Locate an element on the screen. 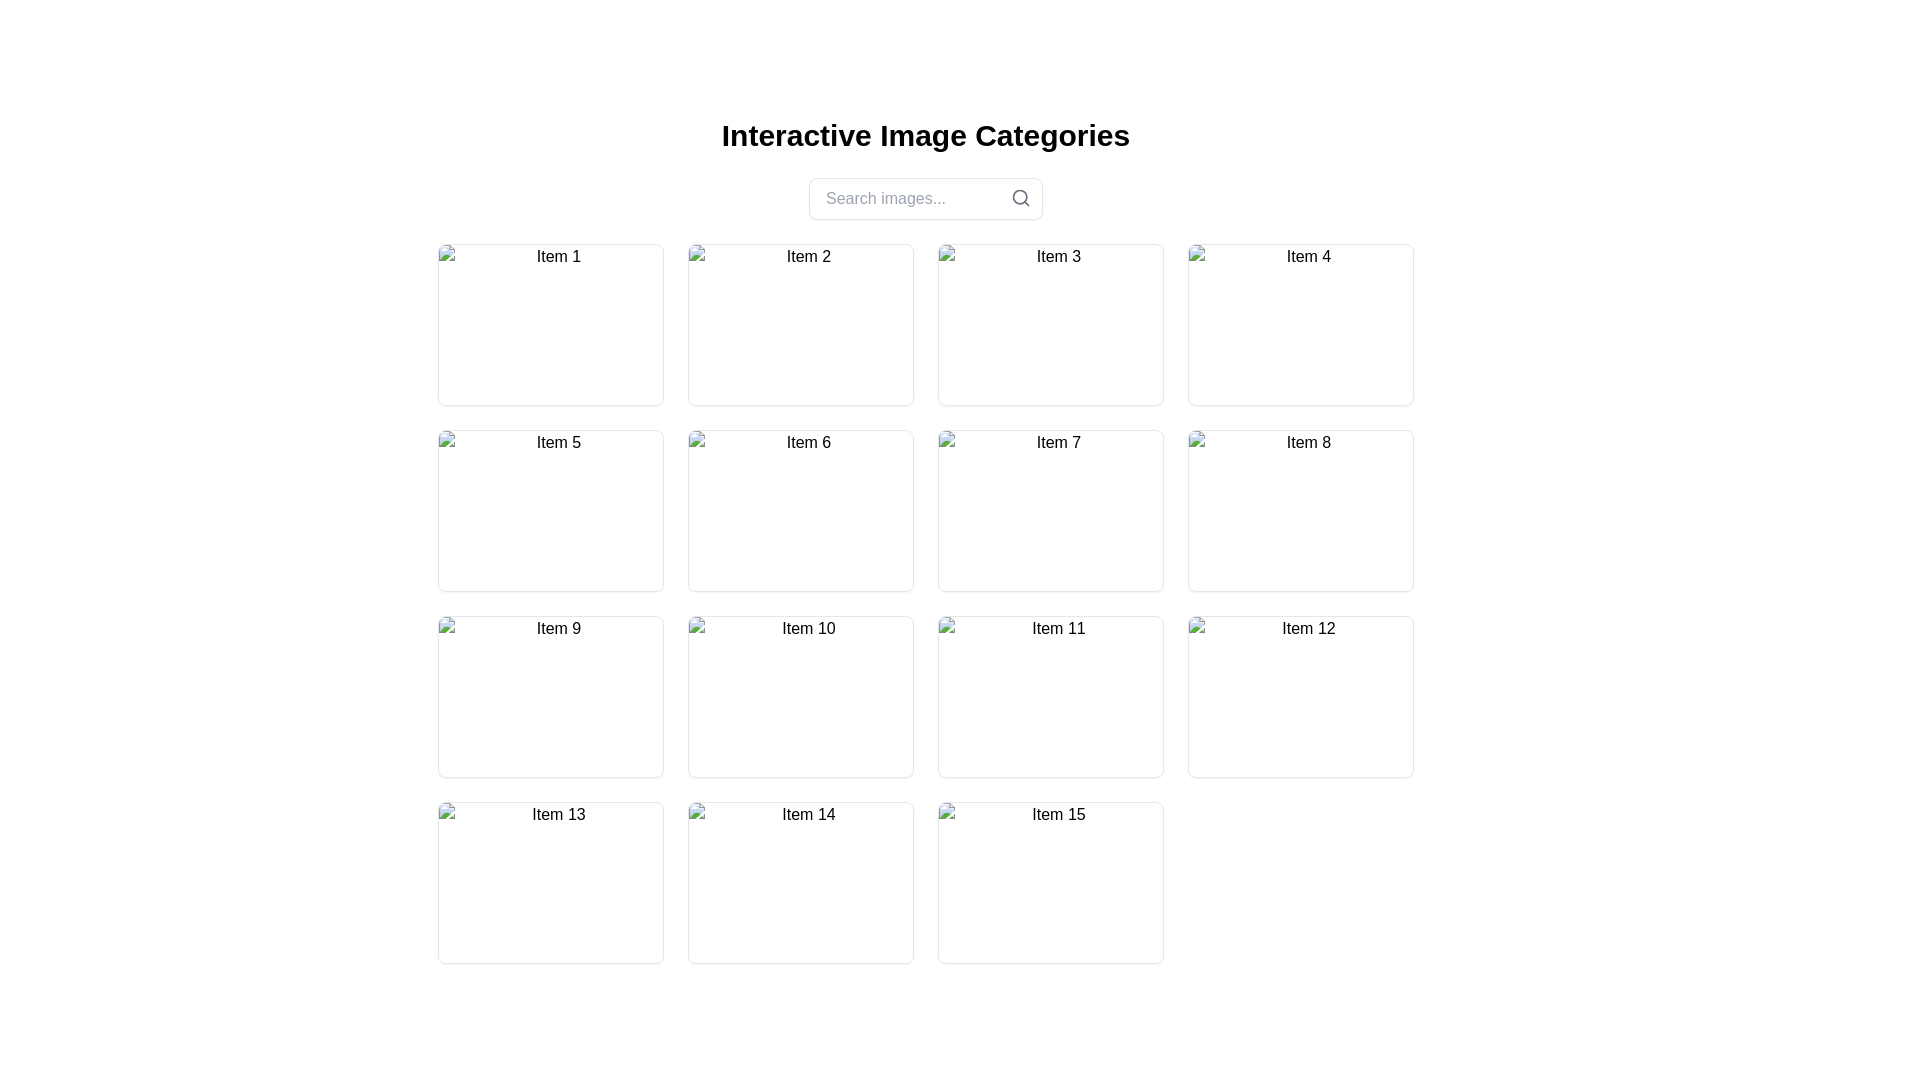  the image representing 'Item 8' in the grid layout is located at coordinates (1300, 509).